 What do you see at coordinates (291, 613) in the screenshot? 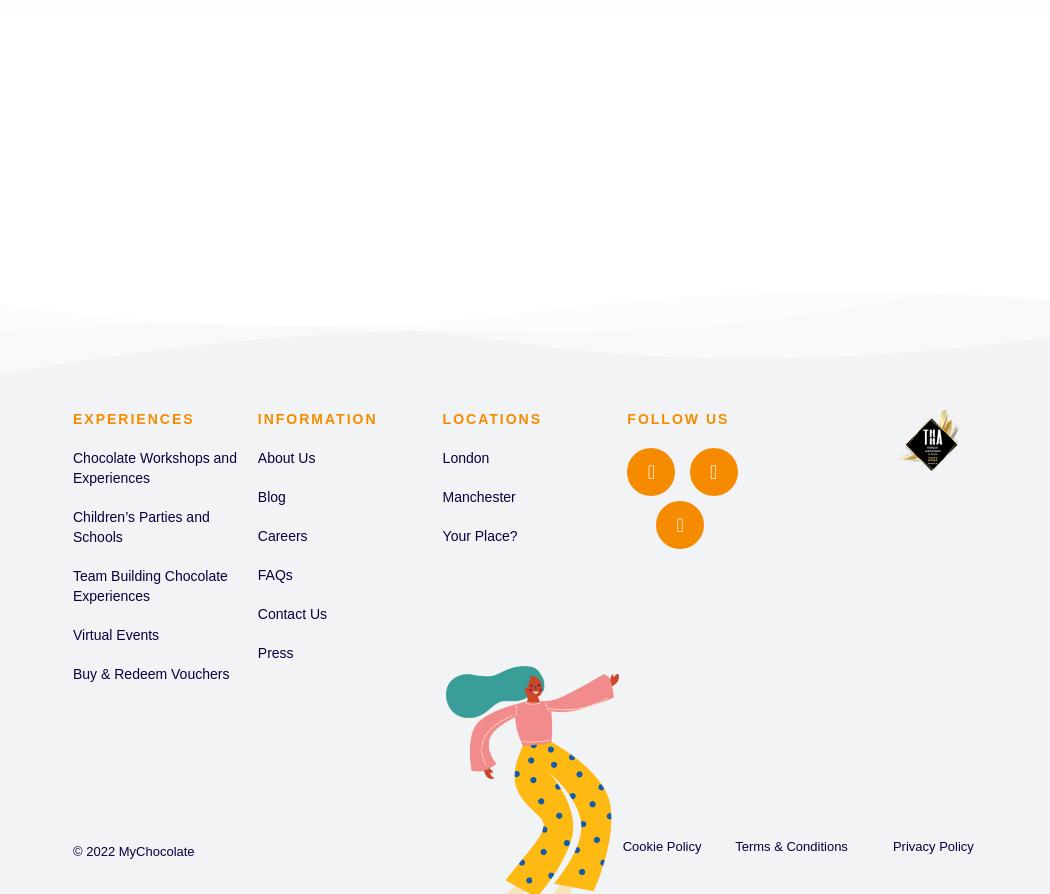
I see `'Contact Us'` at bounding box center [291, 613].